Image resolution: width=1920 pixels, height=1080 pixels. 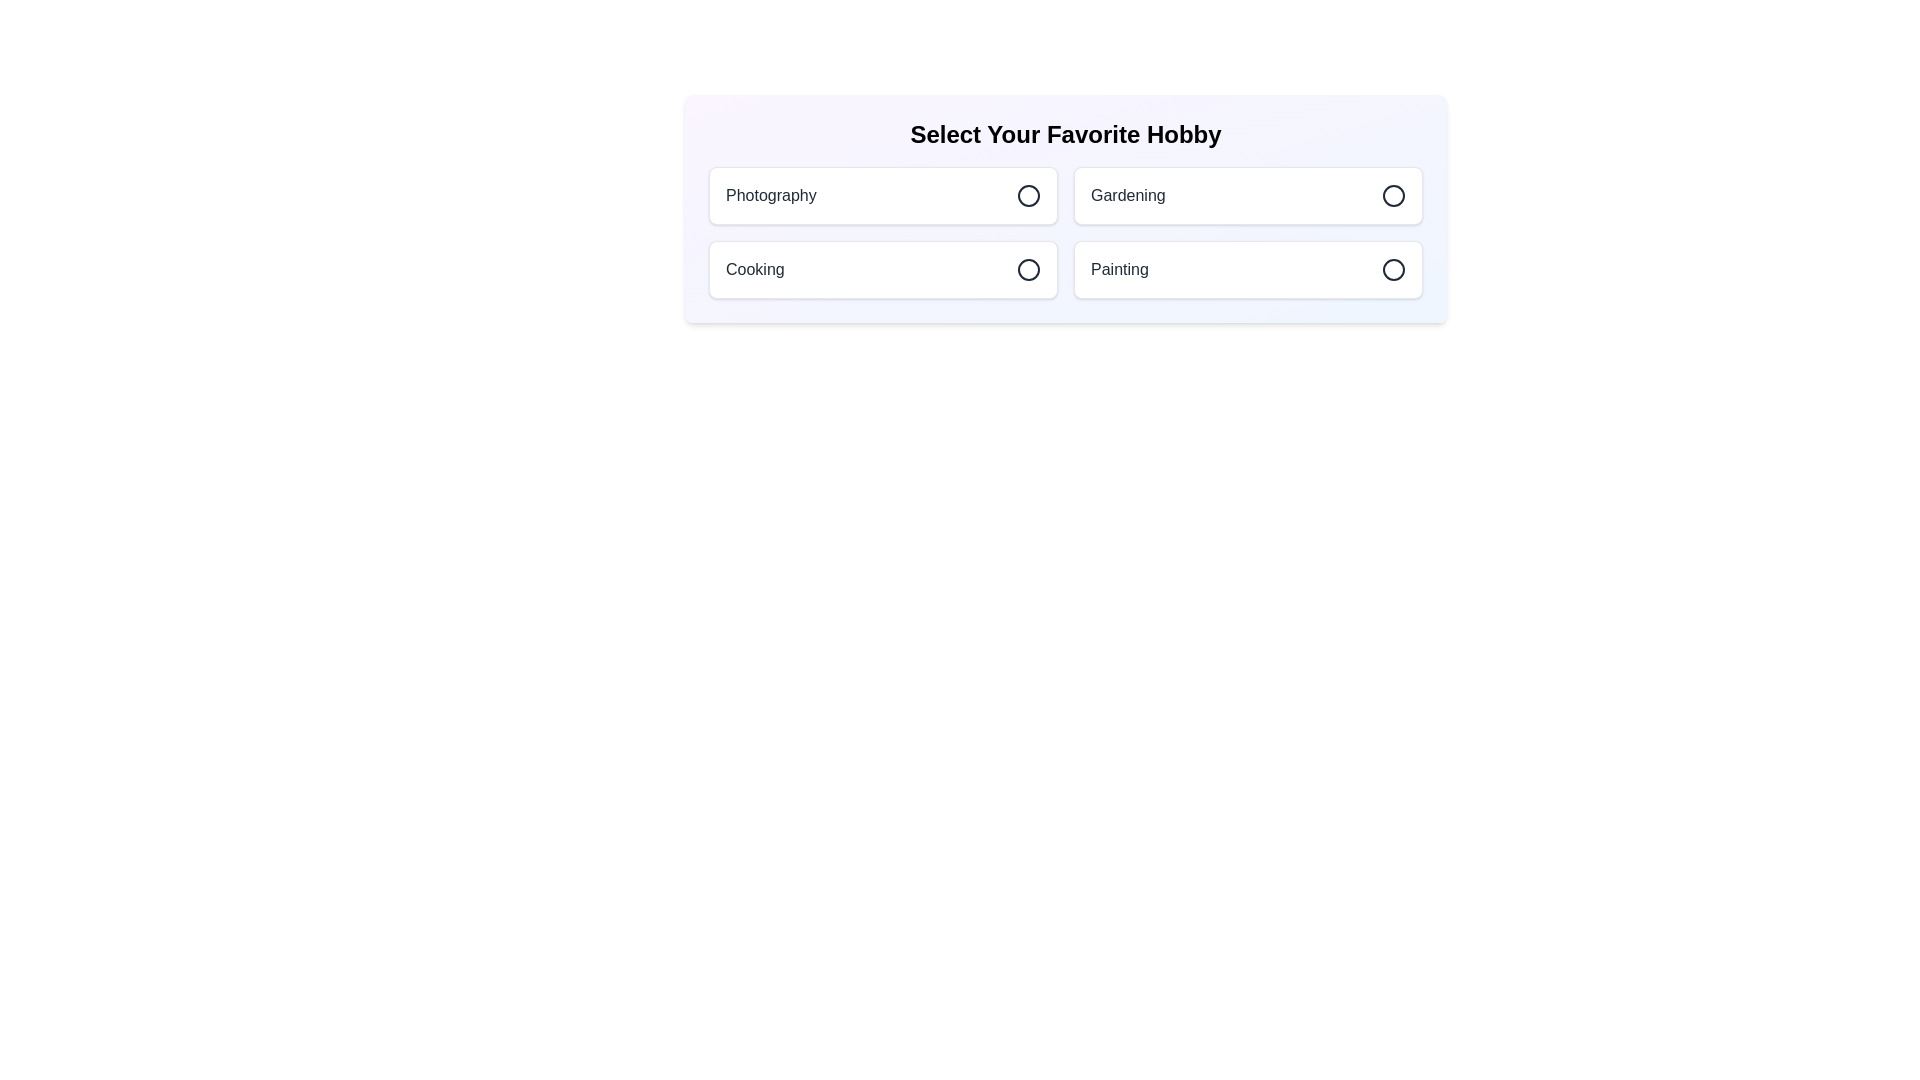 I want to click on the circular selection indicator for 'Photography' located in the top-left cell of the 'Select Your Favorite Hobby' section, so click(x=1028, y=196).